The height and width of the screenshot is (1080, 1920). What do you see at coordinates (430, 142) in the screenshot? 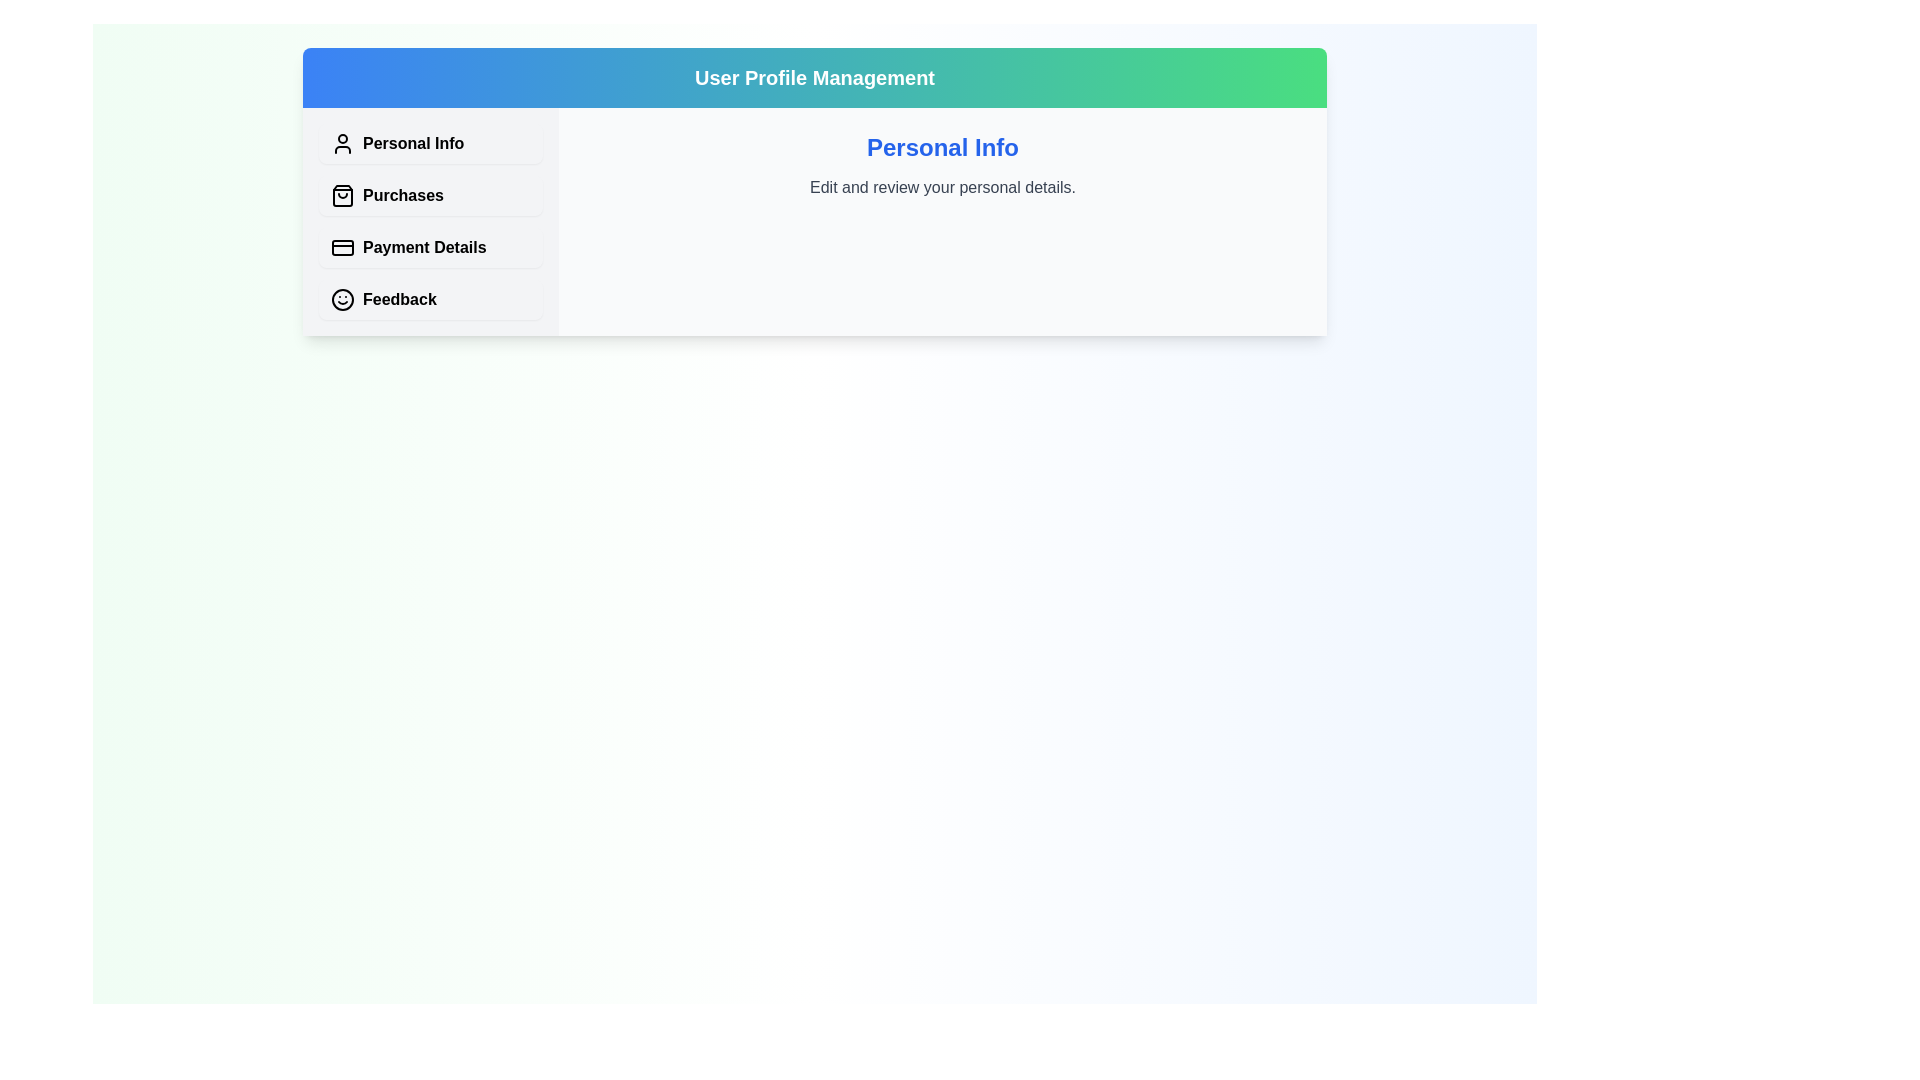
I see `the tab corresponding to Personal Info to view its content` at bounding box center [430, 142].